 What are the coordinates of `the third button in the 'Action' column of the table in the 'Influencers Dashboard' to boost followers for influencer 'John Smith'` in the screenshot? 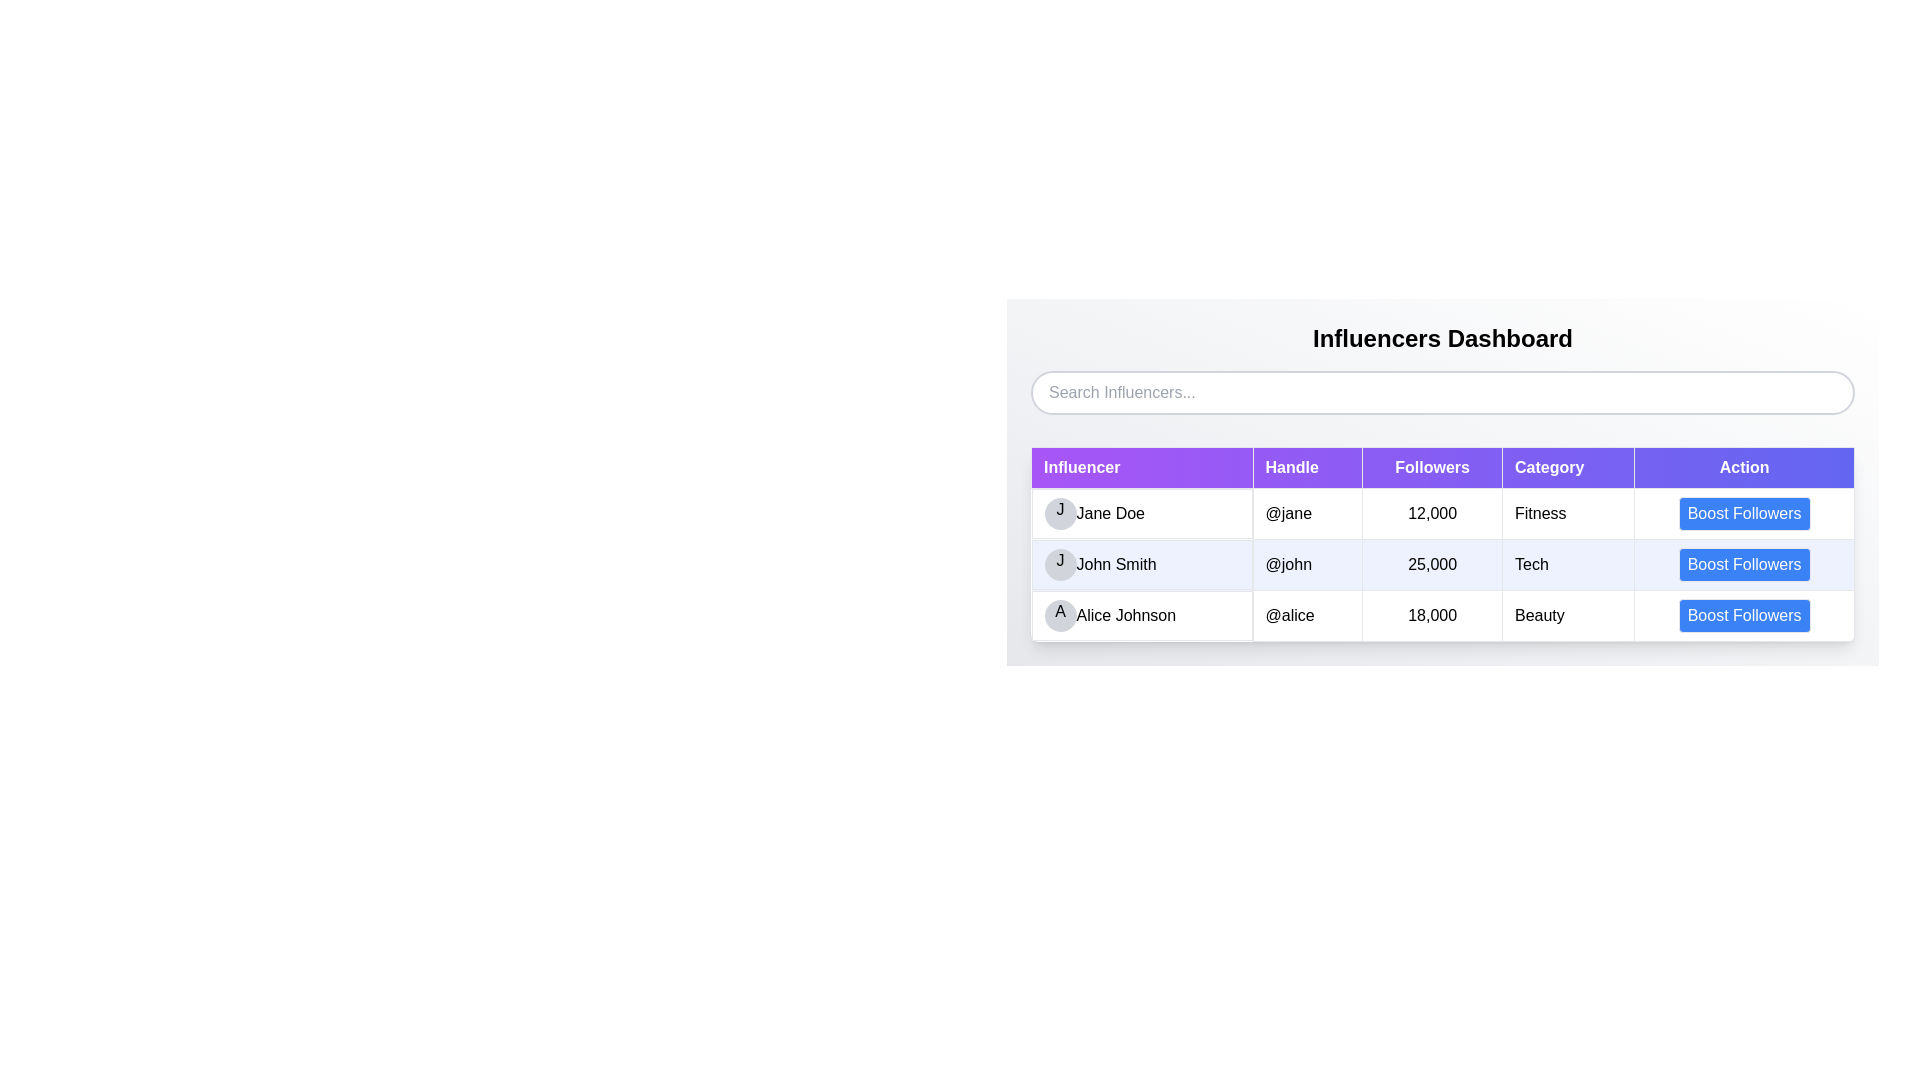 It's located at (1743, 564).